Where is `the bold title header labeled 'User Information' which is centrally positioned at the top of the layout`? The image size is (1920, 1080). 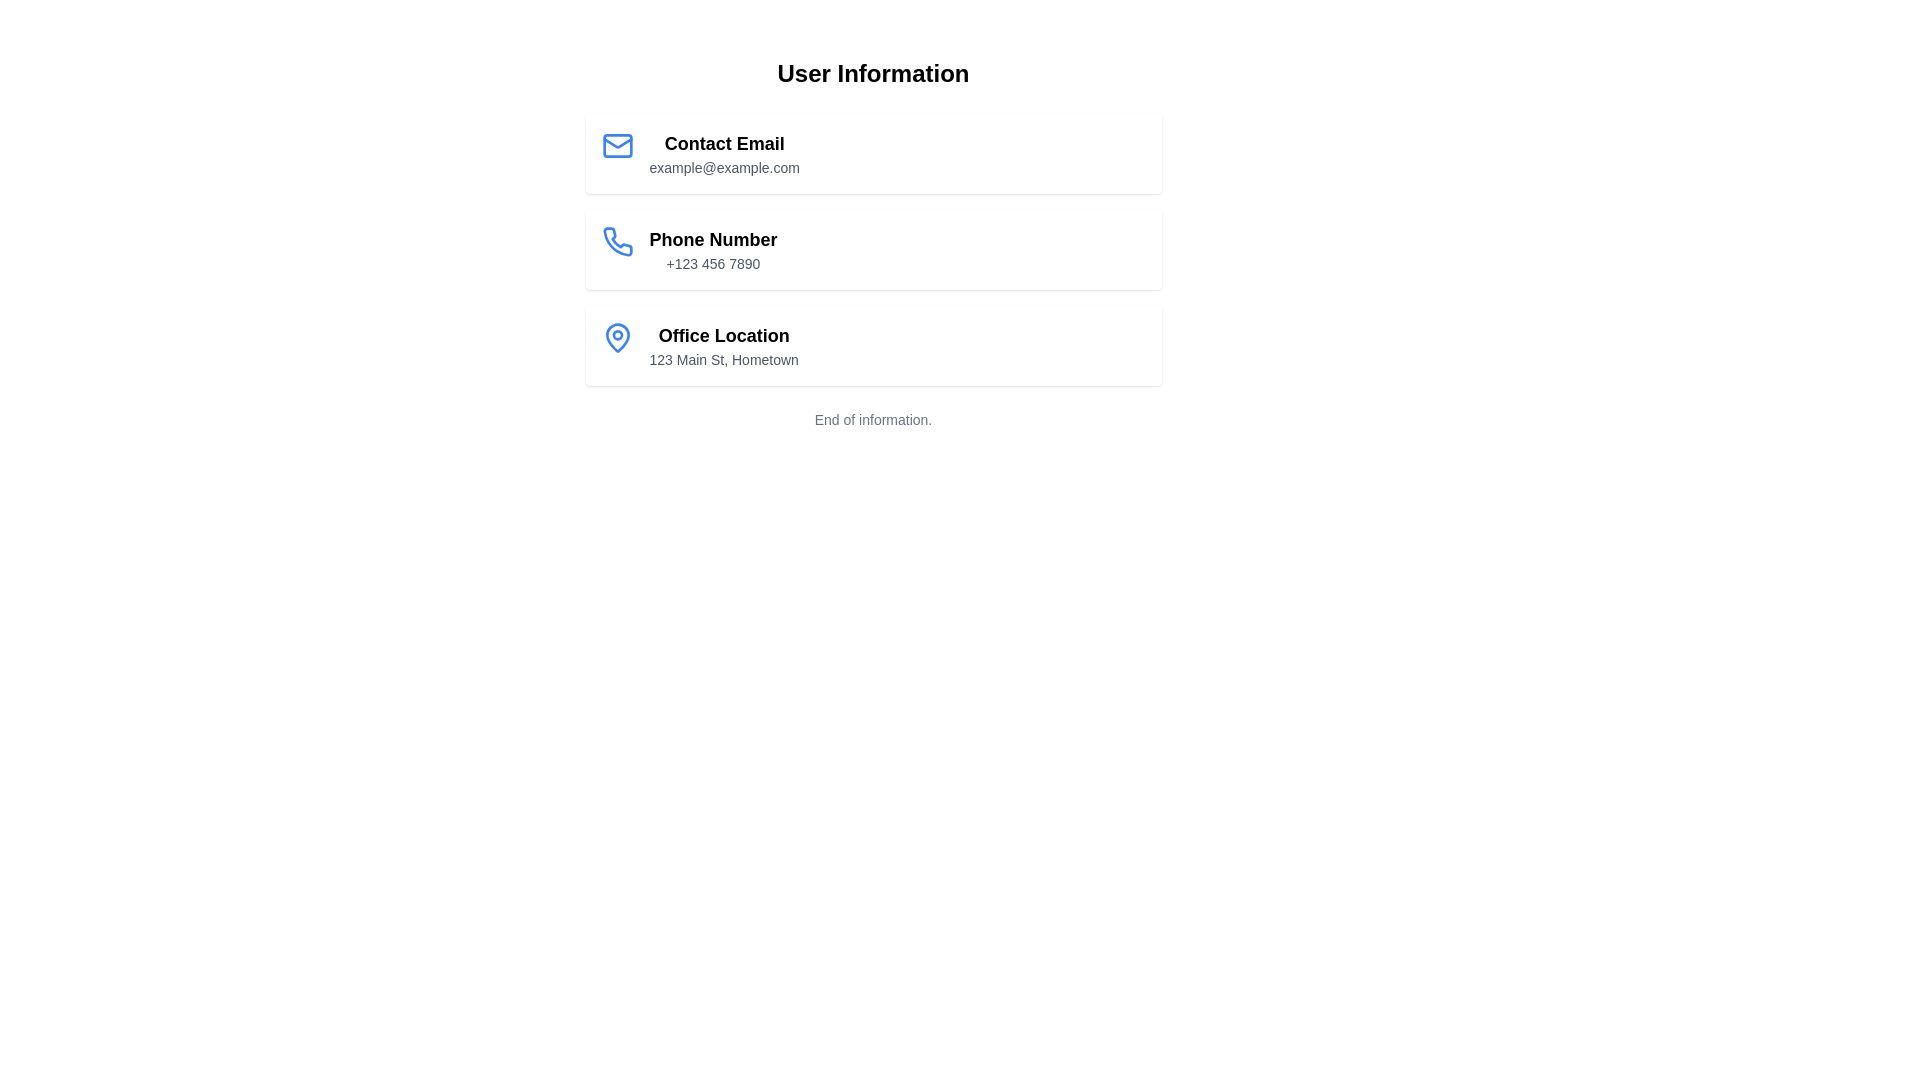
the bold title header labeled 'User Information' which is centrally positioned at the top of the layout is located at coordinates (873, 72).